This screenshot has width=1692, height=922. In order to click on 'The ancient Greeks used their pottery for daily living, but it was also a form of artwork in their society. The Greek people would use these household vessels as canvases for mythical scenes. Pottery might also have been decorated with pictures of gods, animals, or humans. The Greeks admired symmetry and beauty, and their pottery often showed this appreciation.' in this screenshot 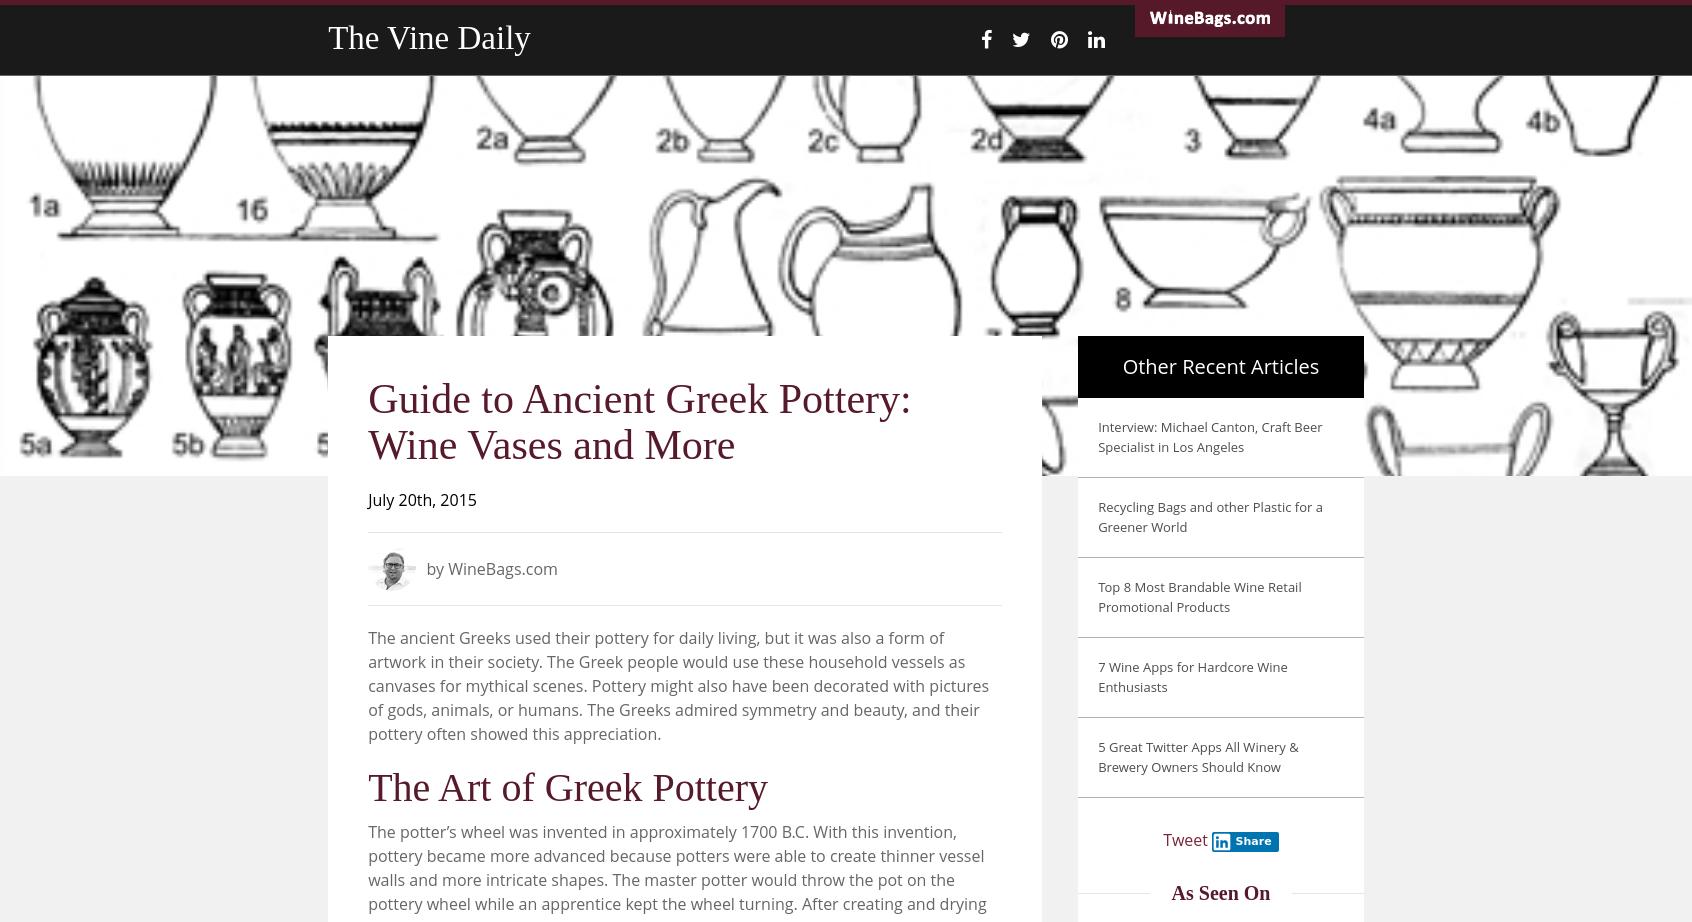, I will do `click(678, 685)`.